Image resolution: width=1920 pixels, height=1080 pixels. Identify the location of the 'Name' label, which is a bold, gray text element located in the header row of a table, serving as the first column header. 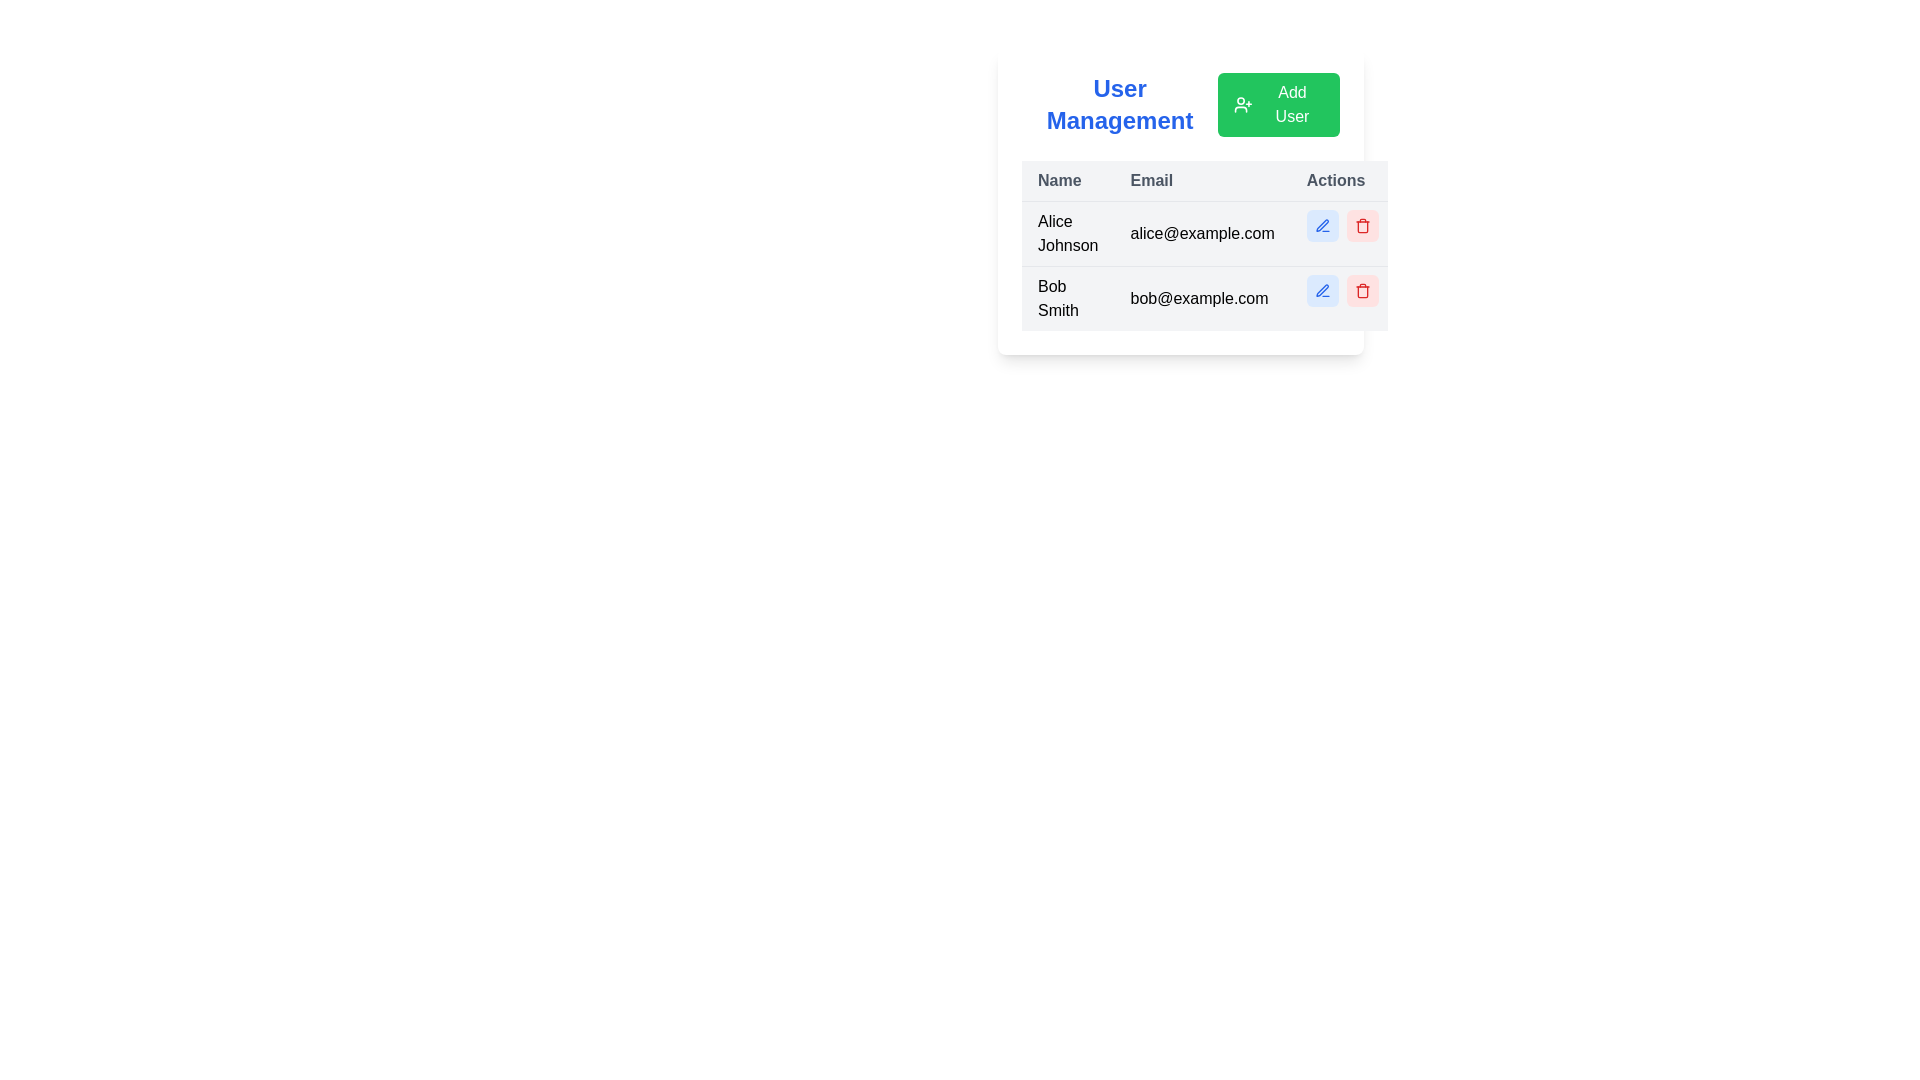
(1067, 181).